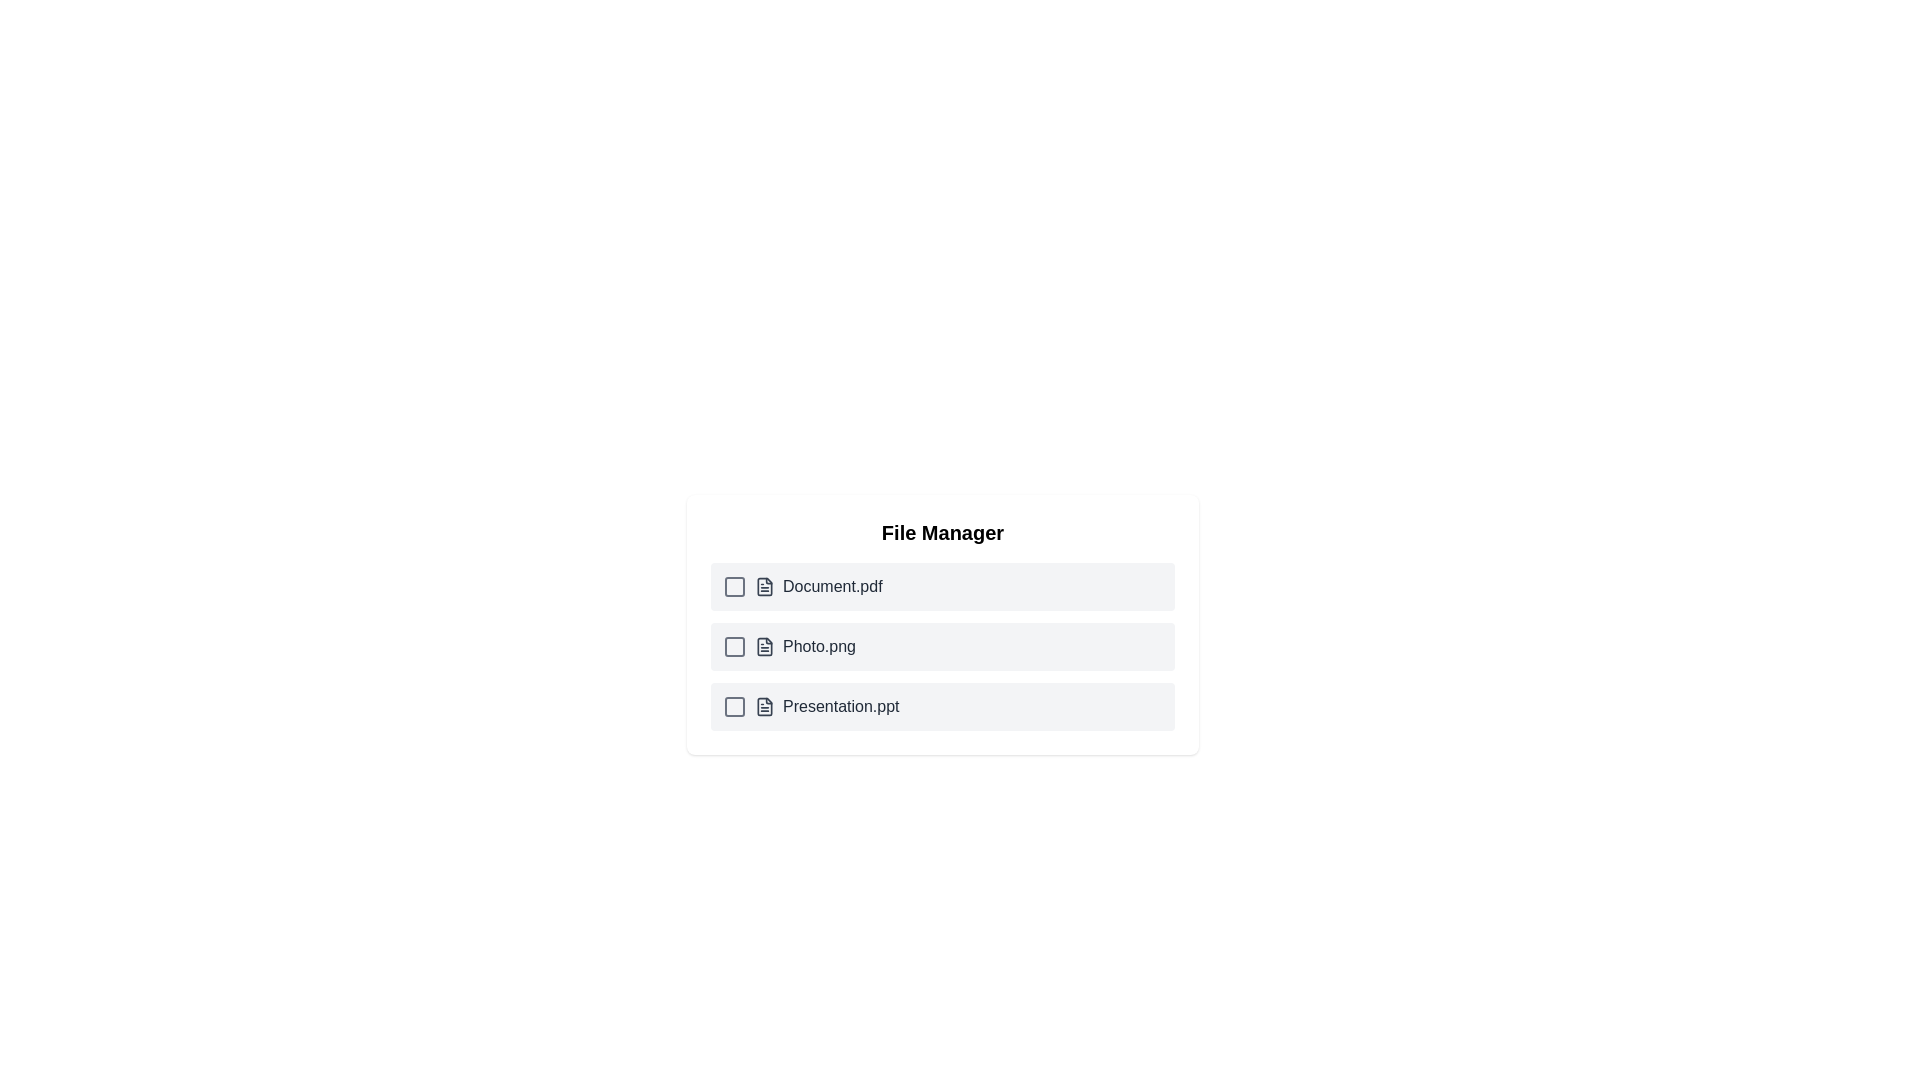 This screenshot has height=1080, width=1920. Describe the element at coordinates (819, 647) in the screenshot. I see `the text label displaying 'Photo.png' in dark gray font, located in the second row of a vertical list in the file manager interface` at that location.